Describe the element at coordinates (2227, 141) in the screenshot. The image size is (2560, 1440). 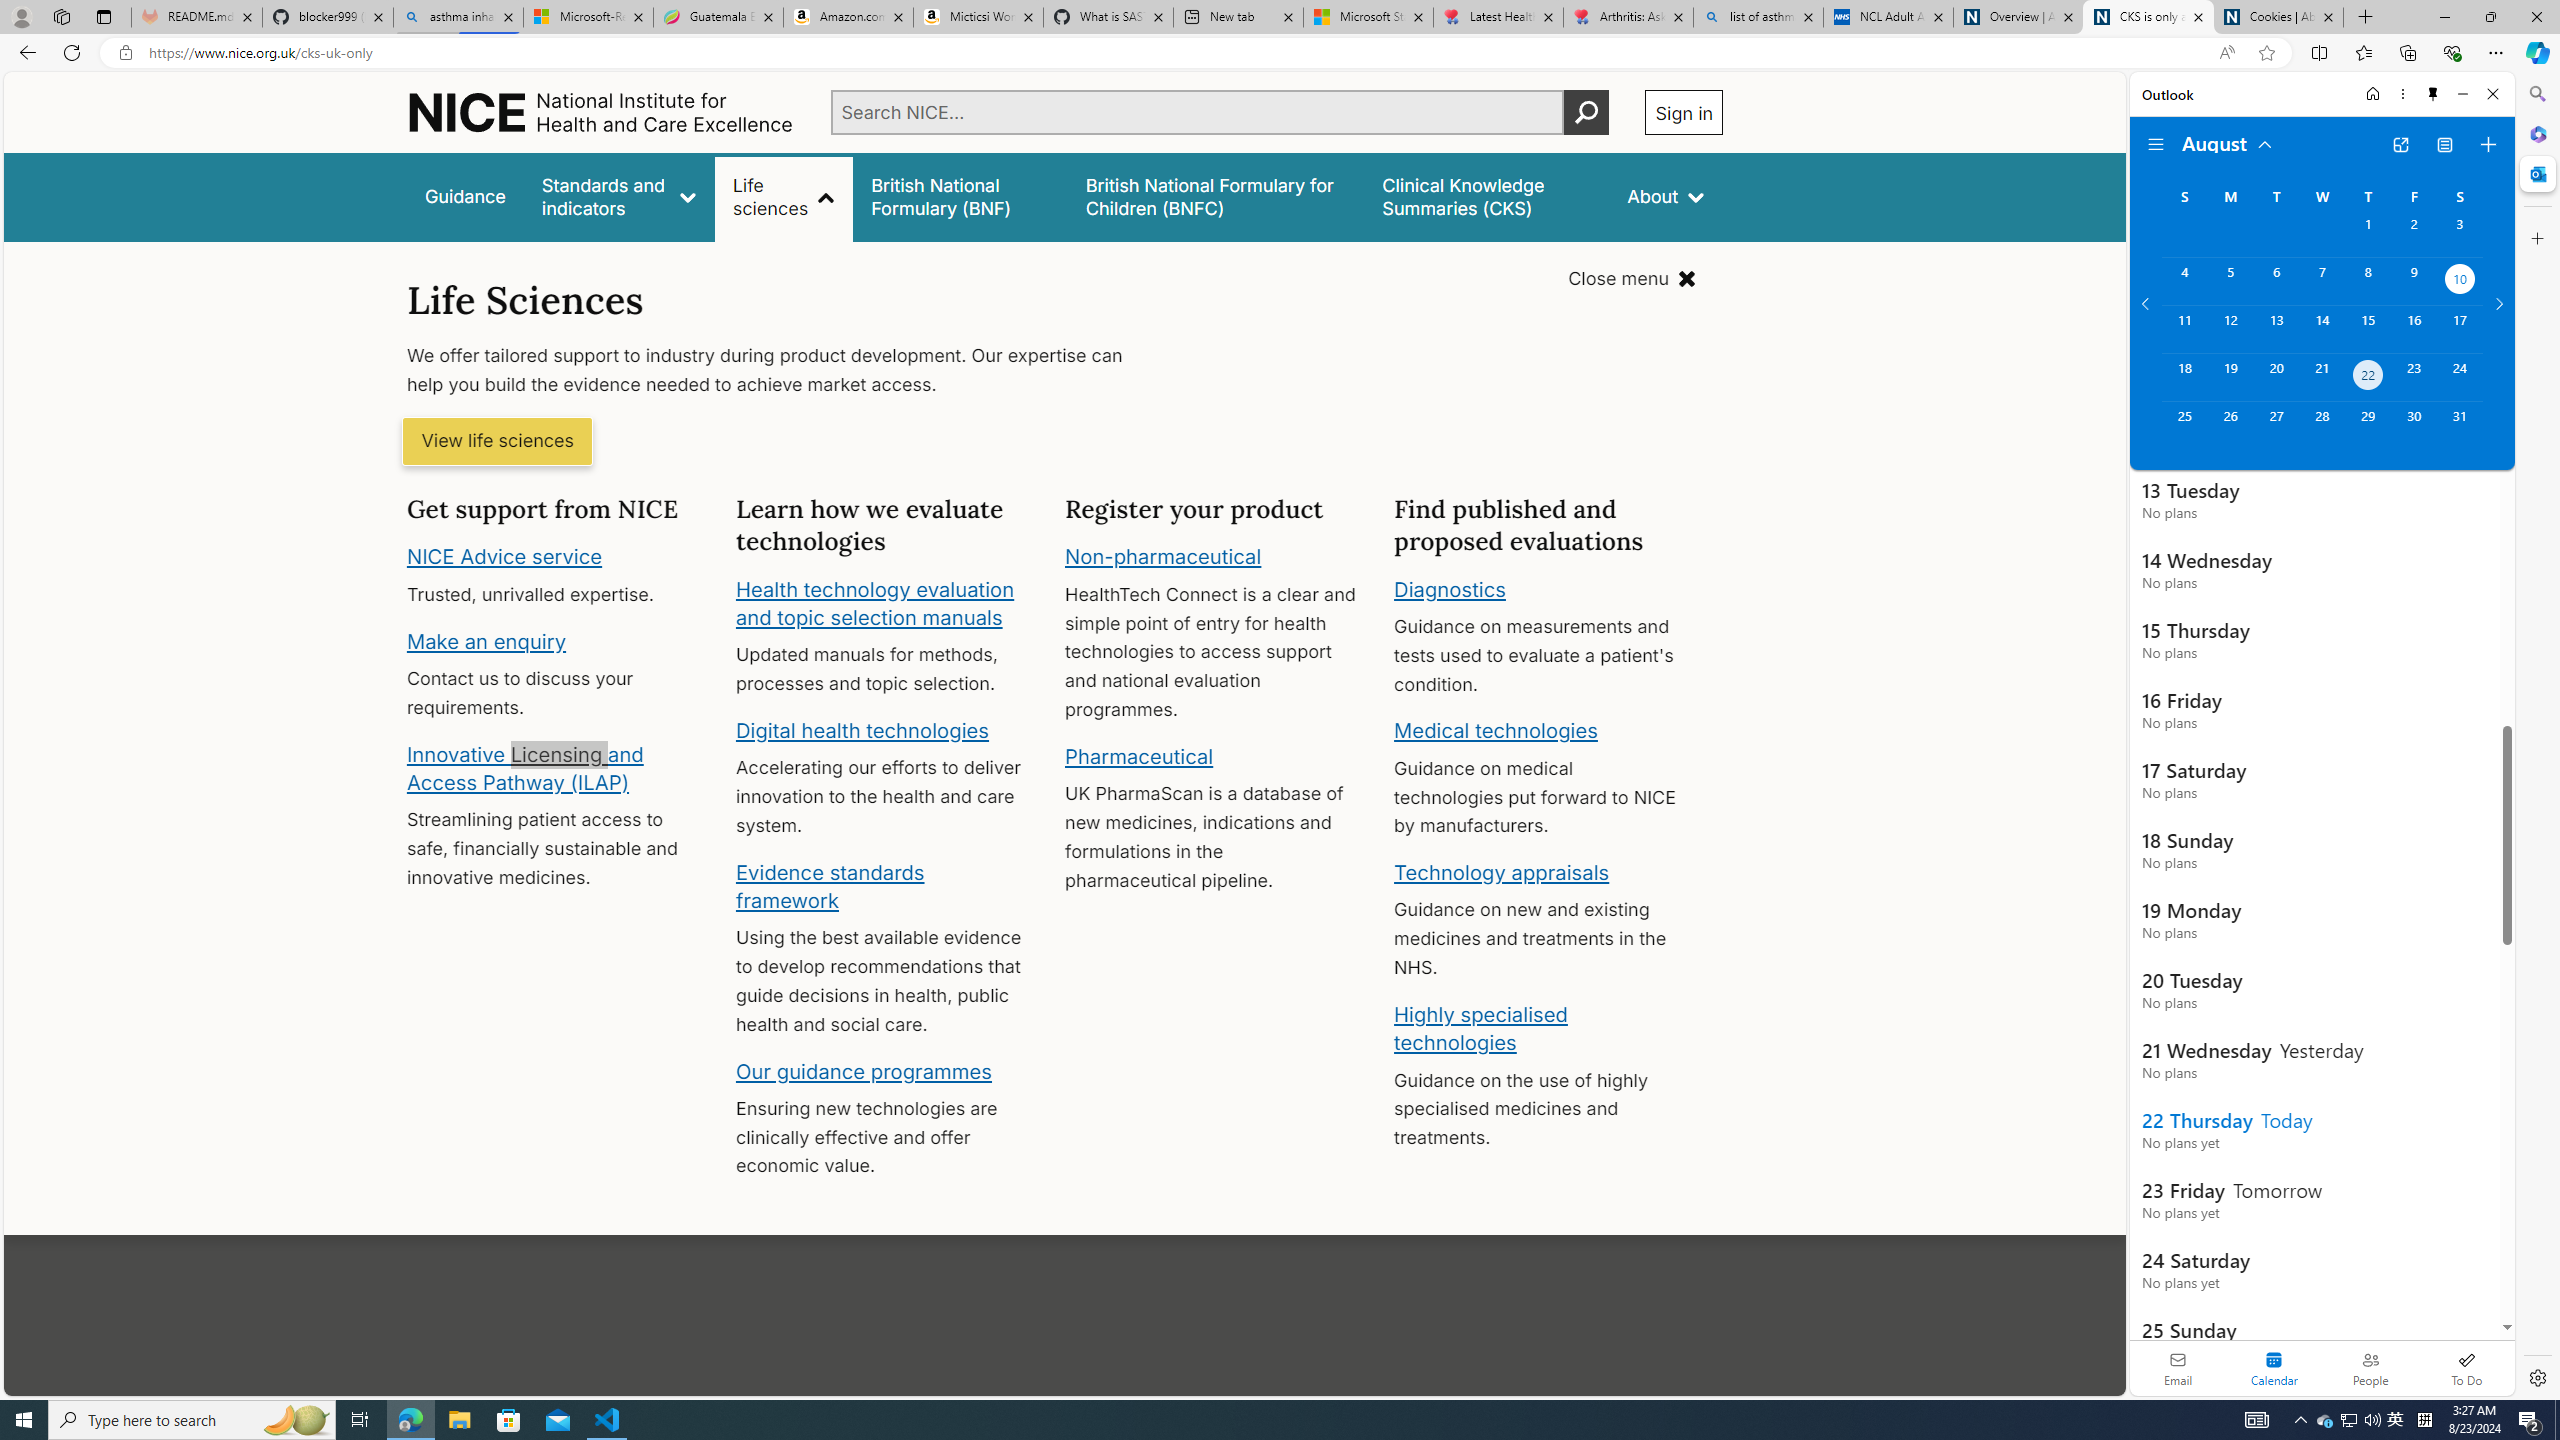
I see `'August'` at that location.